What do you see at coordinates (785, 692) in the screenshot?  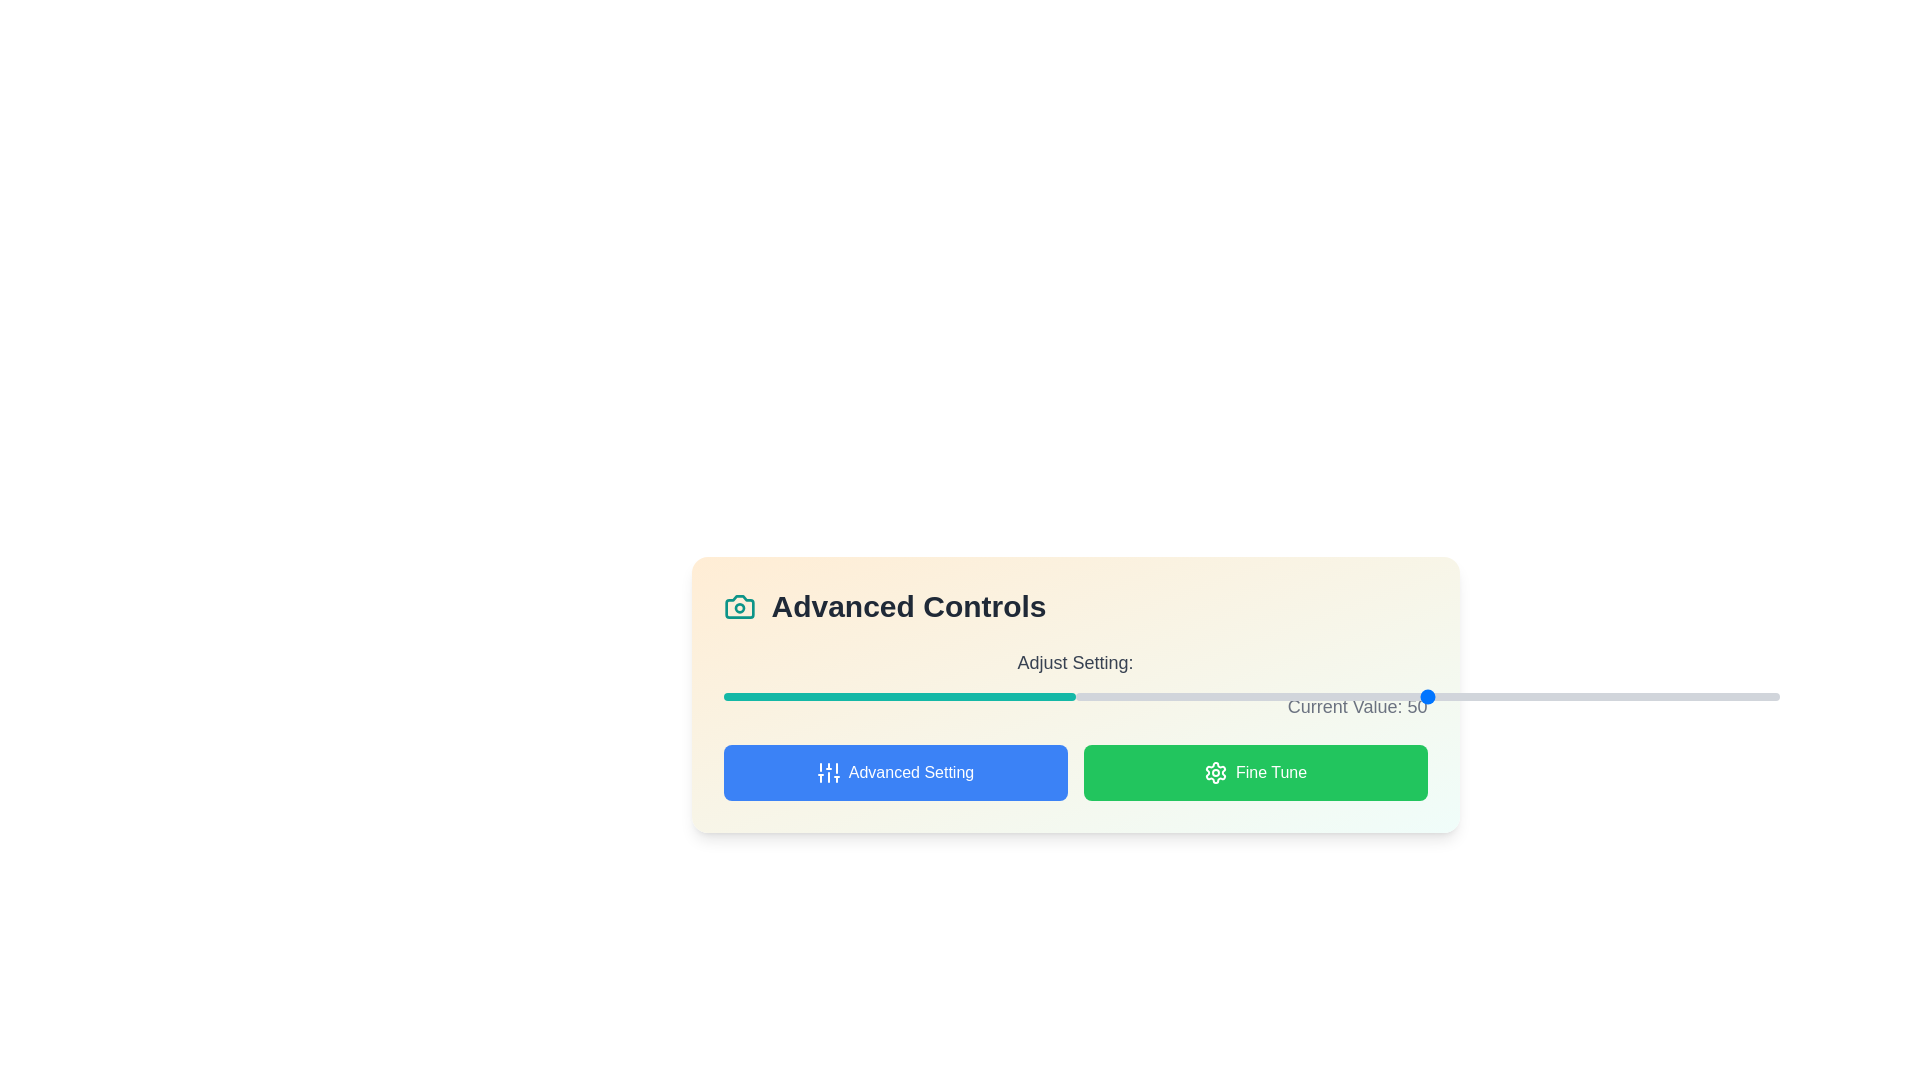 I see `the slider` at bounding box center [785, 692].